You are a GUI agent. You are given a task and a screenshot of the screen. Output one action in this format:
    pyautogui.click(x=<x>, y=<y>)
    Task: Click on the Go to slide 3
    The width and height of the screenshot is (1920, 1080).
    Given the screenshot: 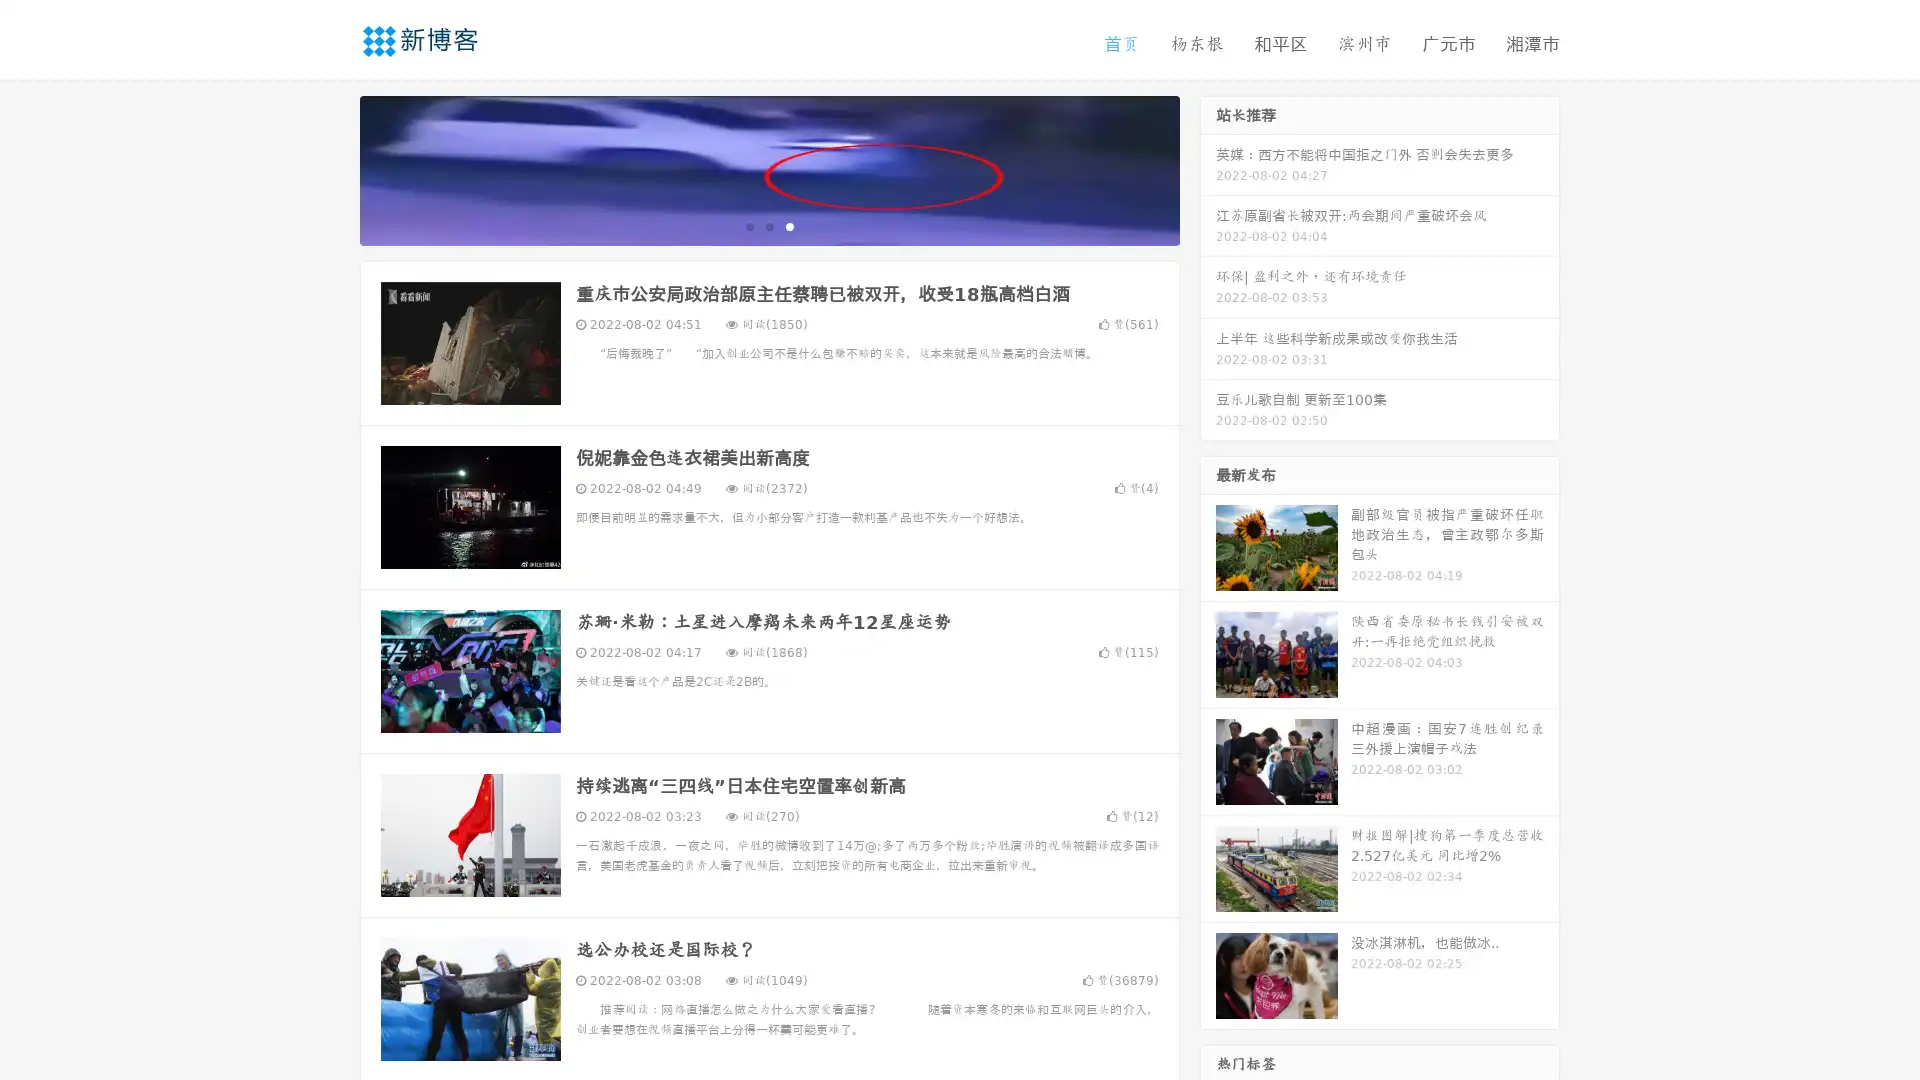 What is the action you would take?
    pyautogui.click(x=789, y=225)
    